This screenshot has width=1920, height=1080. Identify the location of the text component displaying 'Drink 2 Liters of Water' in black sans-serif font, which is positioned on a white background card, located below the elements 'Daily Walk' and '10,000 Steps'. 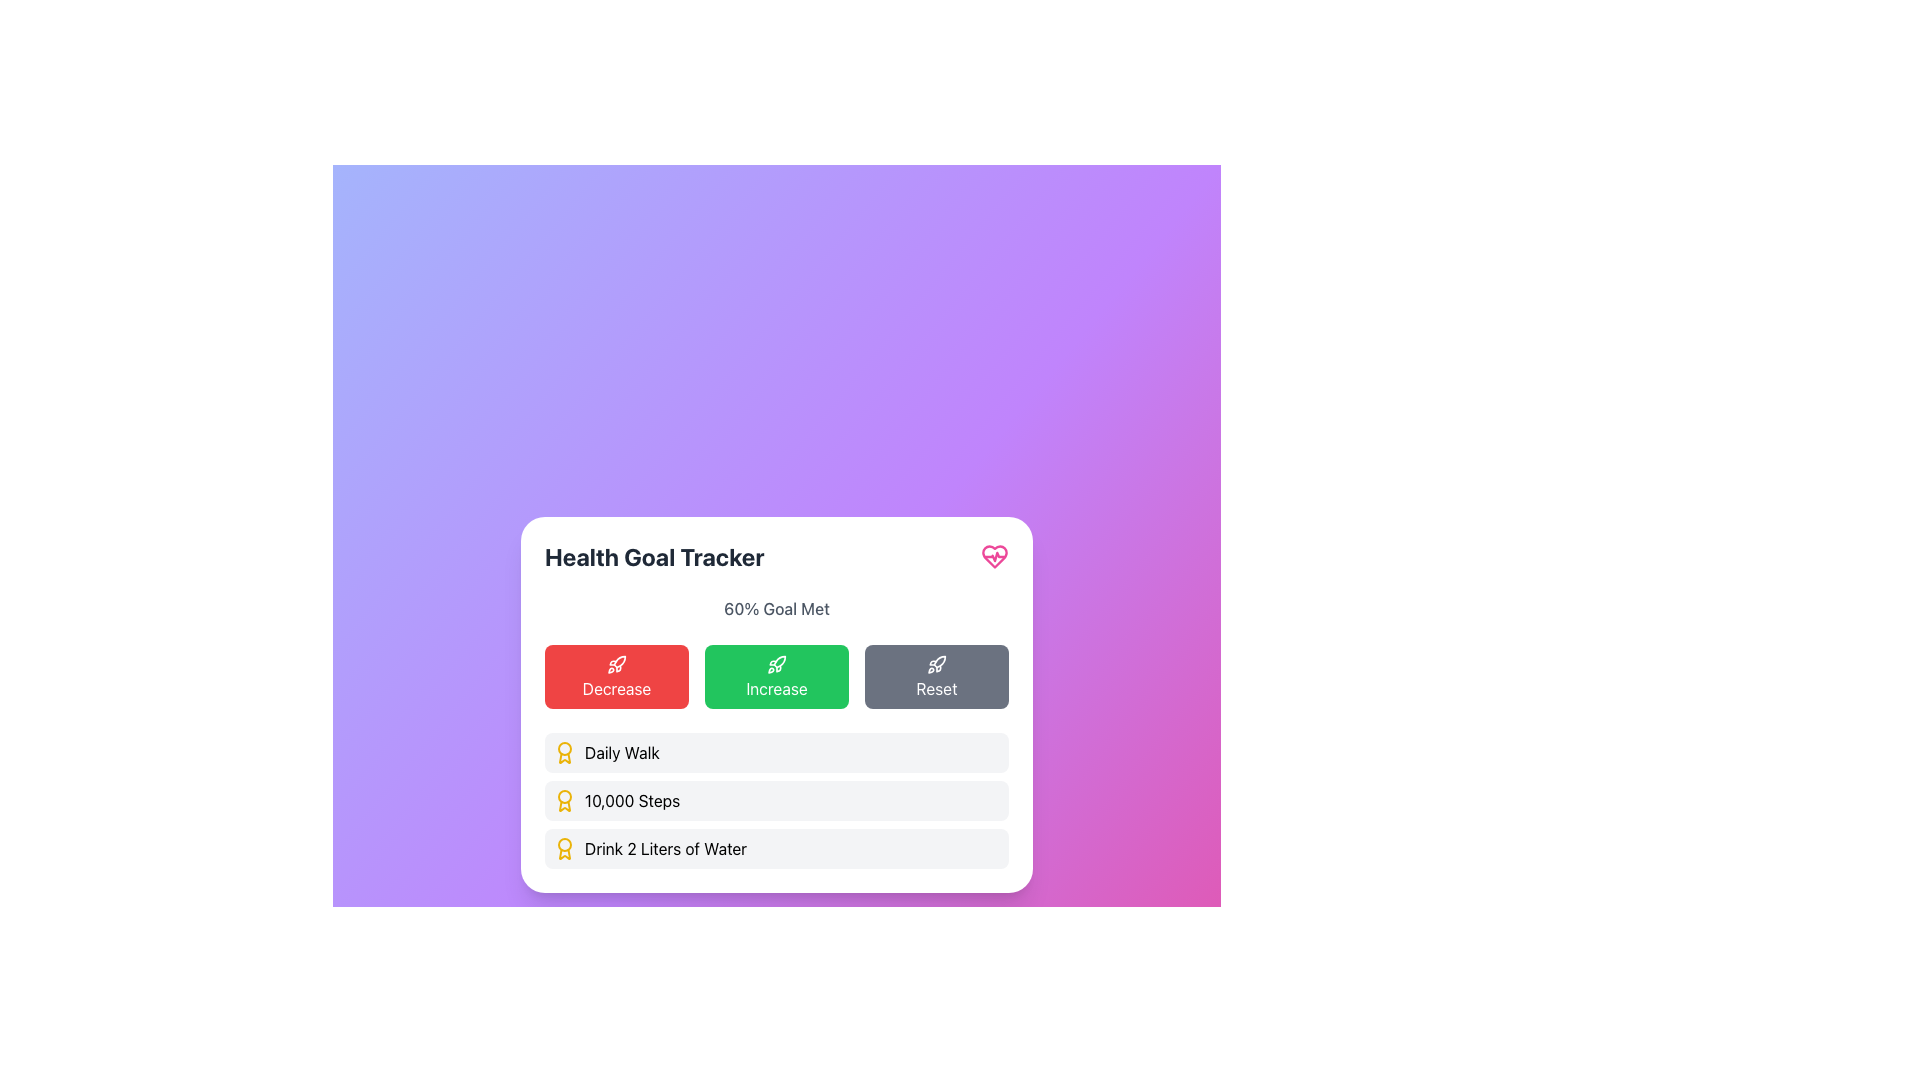
(666, 848).